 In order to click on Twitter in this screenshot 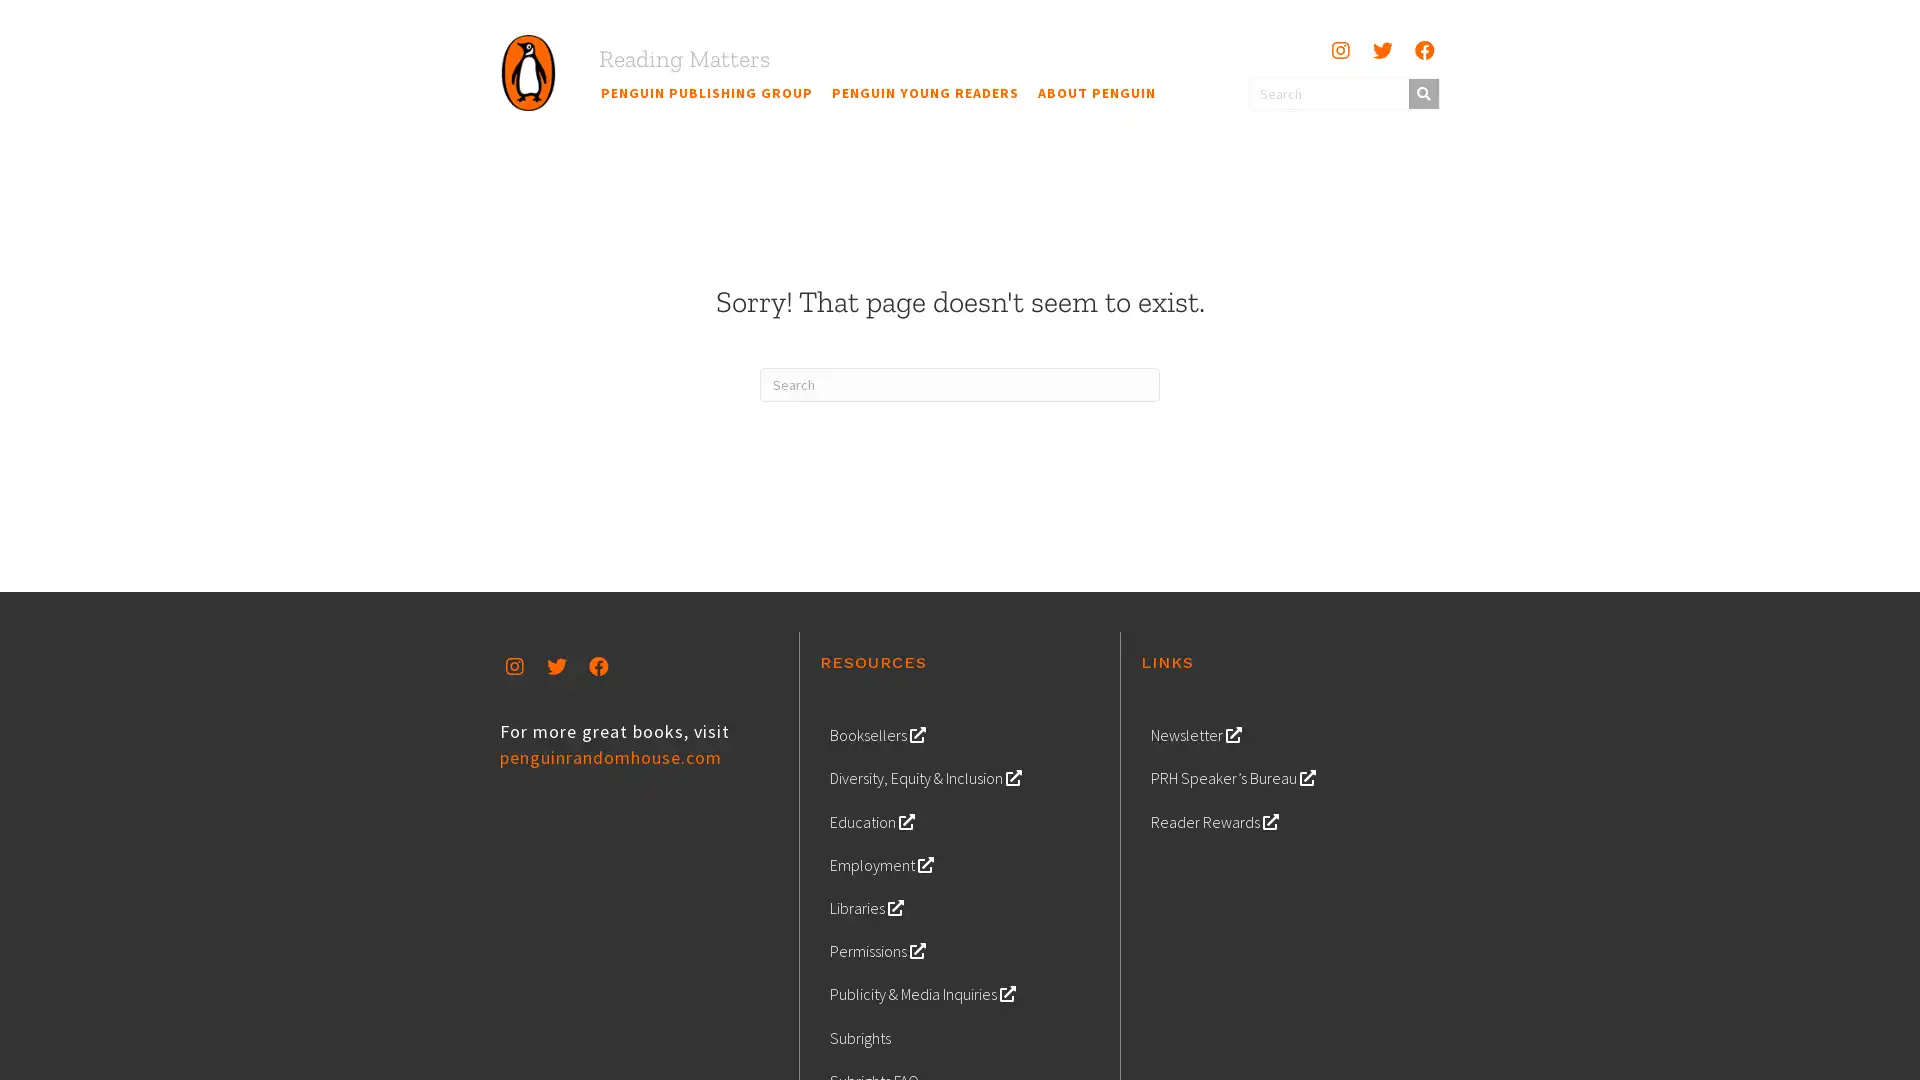, I will do `click(1381, 49)`.